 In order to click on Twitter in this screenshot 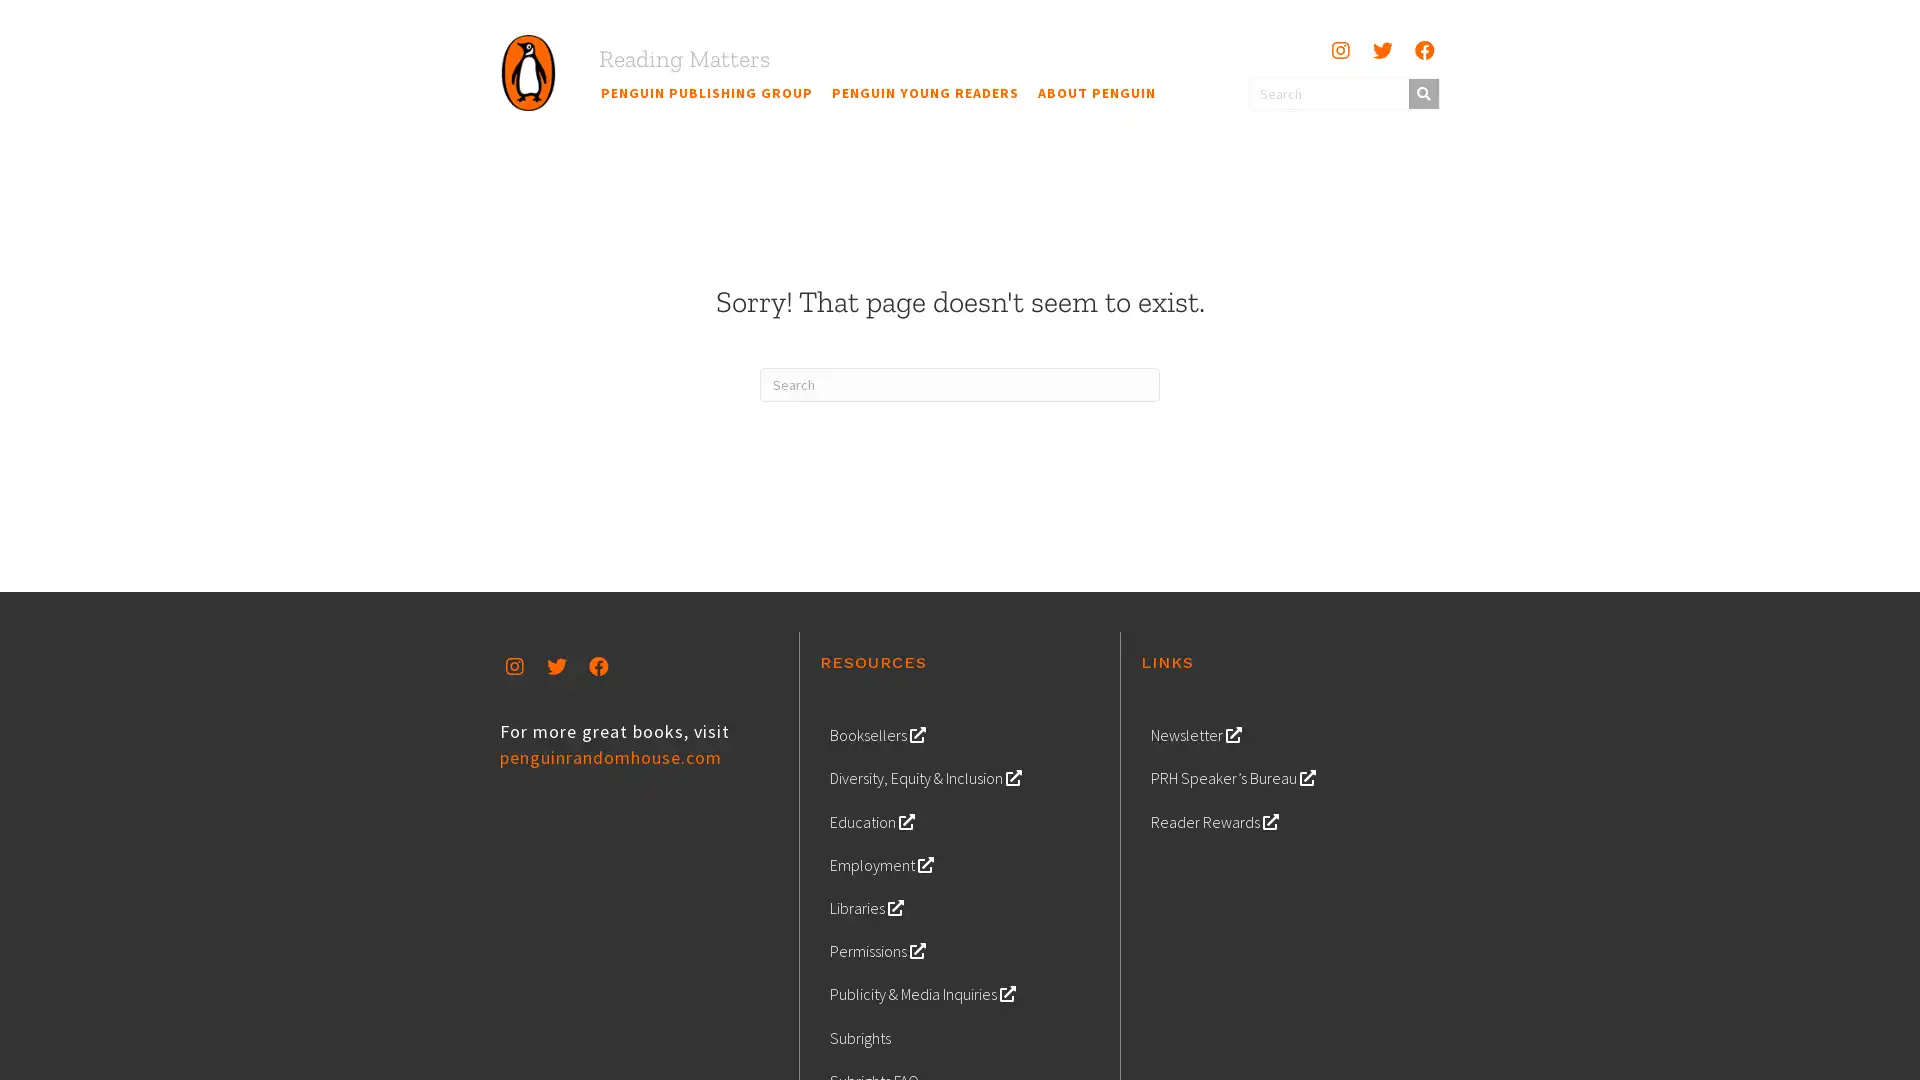, I will do `click(1381, 49)`.